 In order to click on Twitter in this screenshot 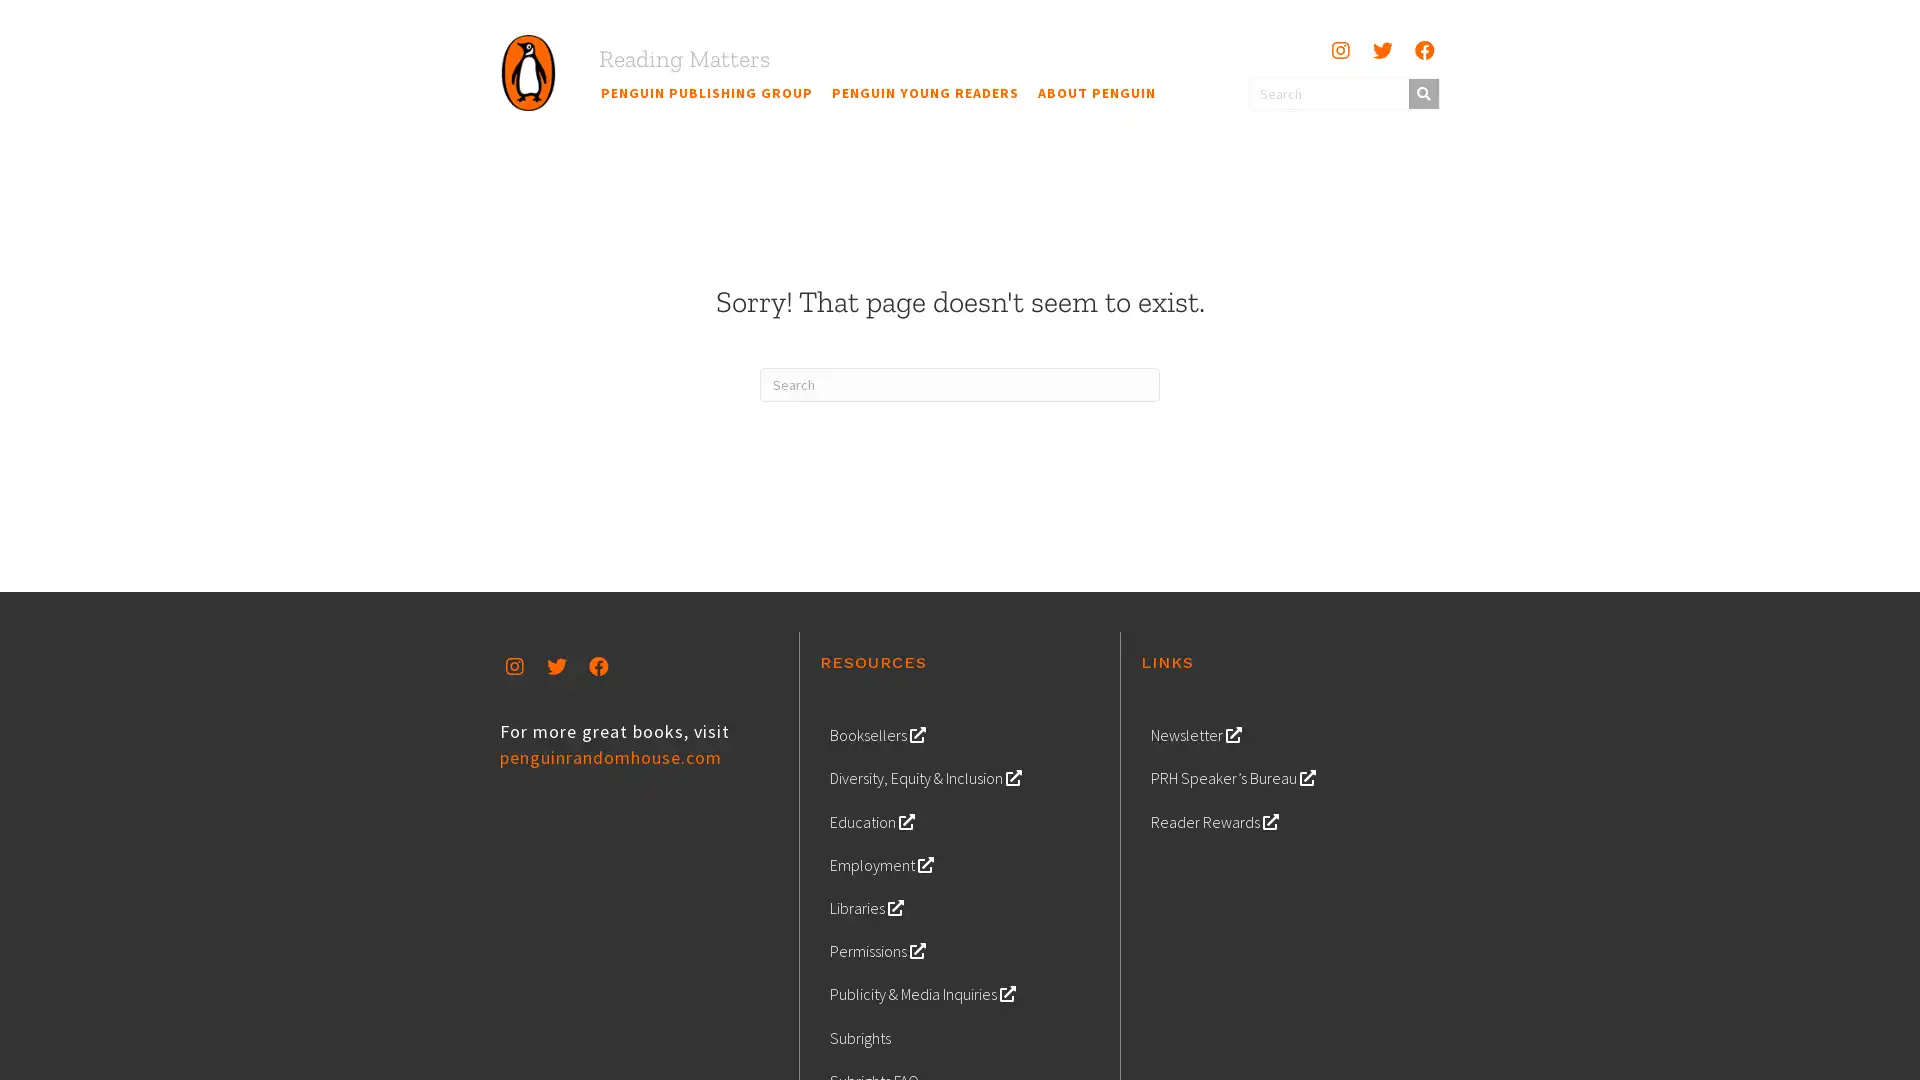, I will do `click(1381, 49)`.